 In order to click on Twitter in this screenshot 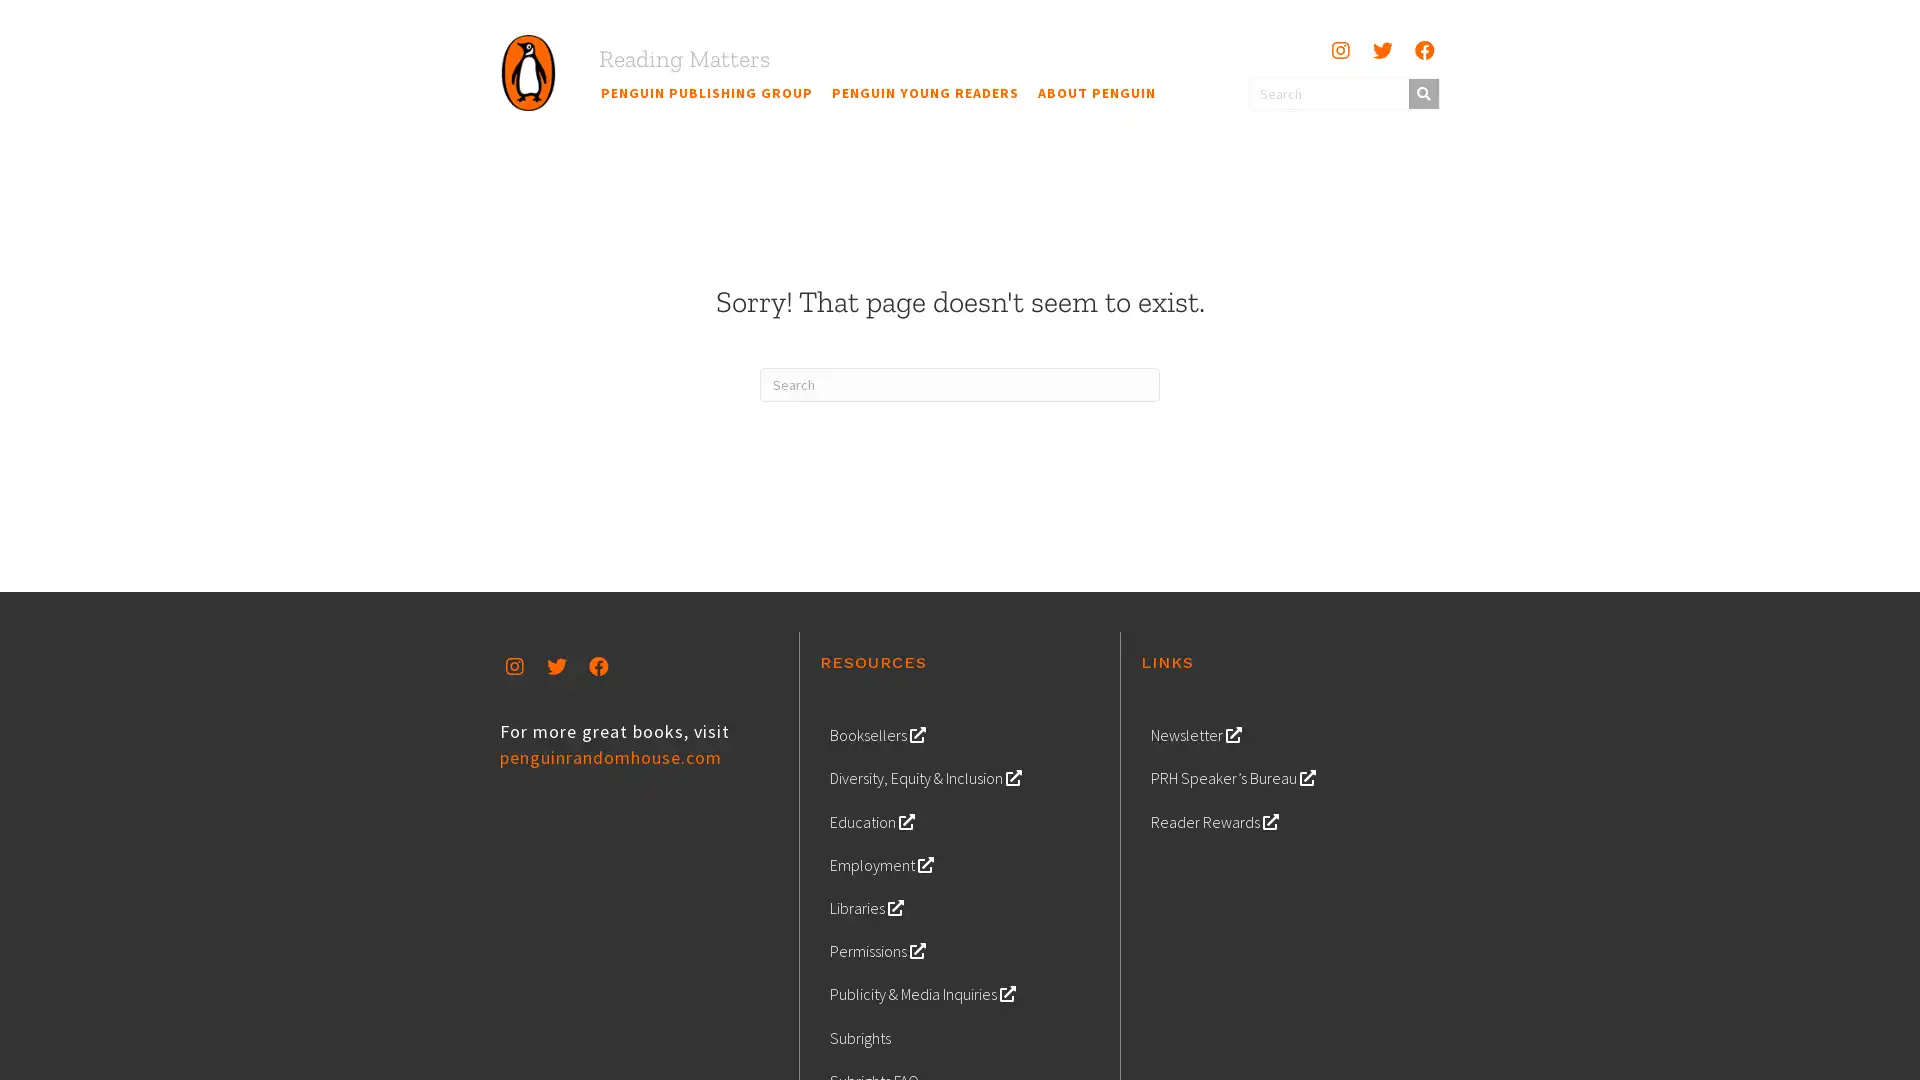, I will do `click(1381, 49)`.